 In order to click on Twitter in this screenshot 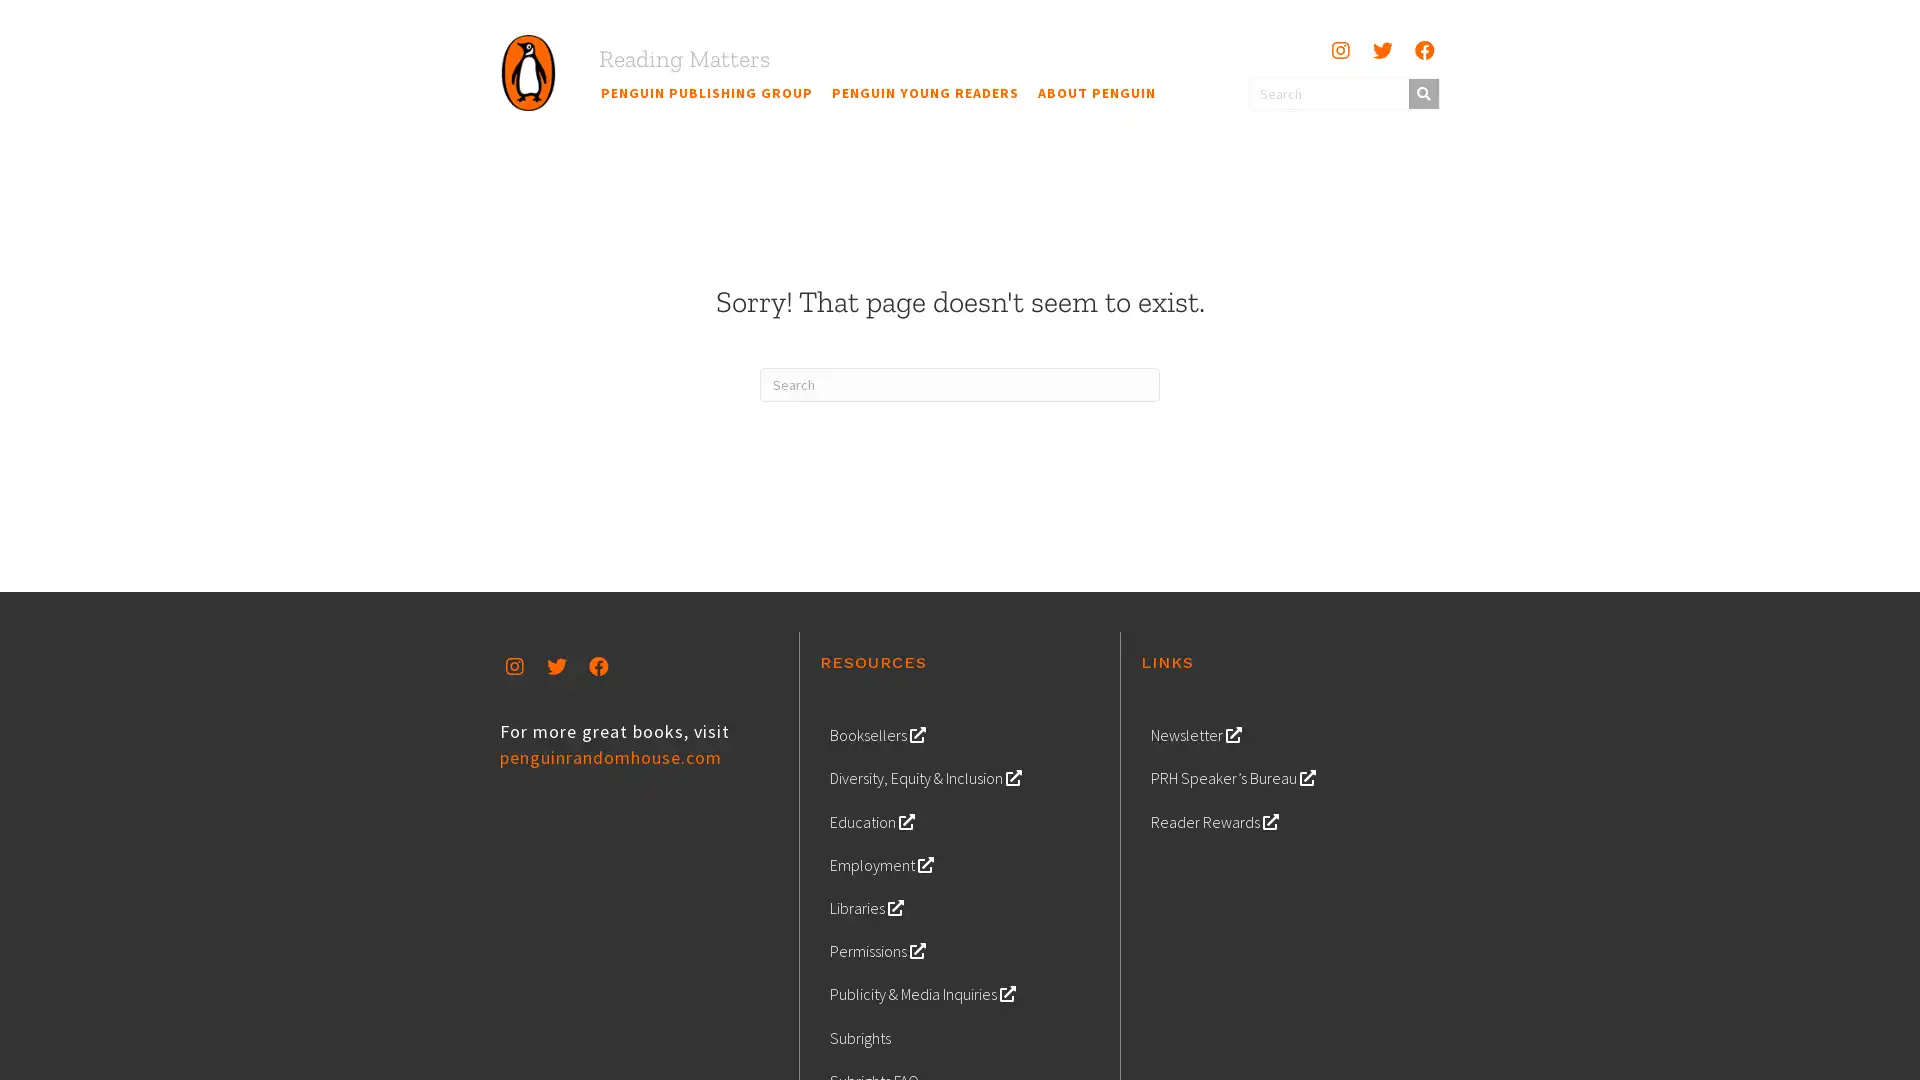, I will do `click(1381, 49)`.